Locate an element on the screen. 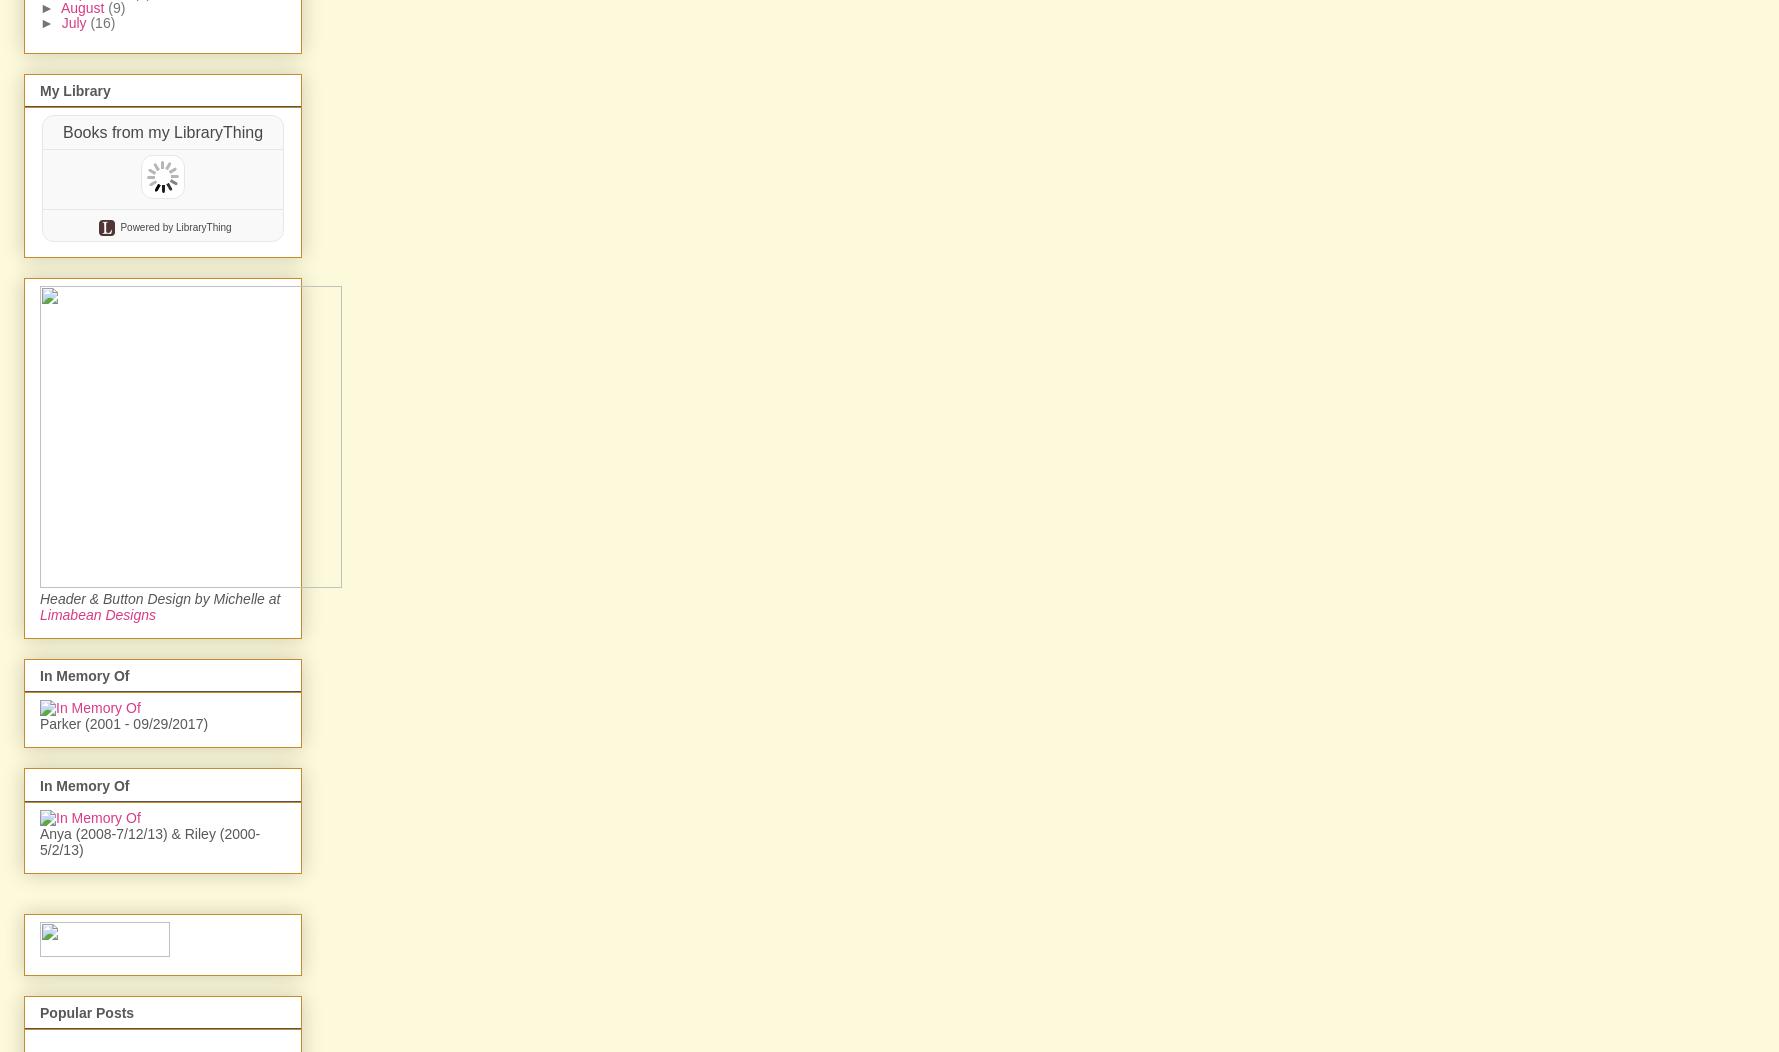 Image resolution: width=1779 pixels, height=1052 pixels. 'Parker (2001 - 09/29/2017)' is located at coordinates (122, 938).